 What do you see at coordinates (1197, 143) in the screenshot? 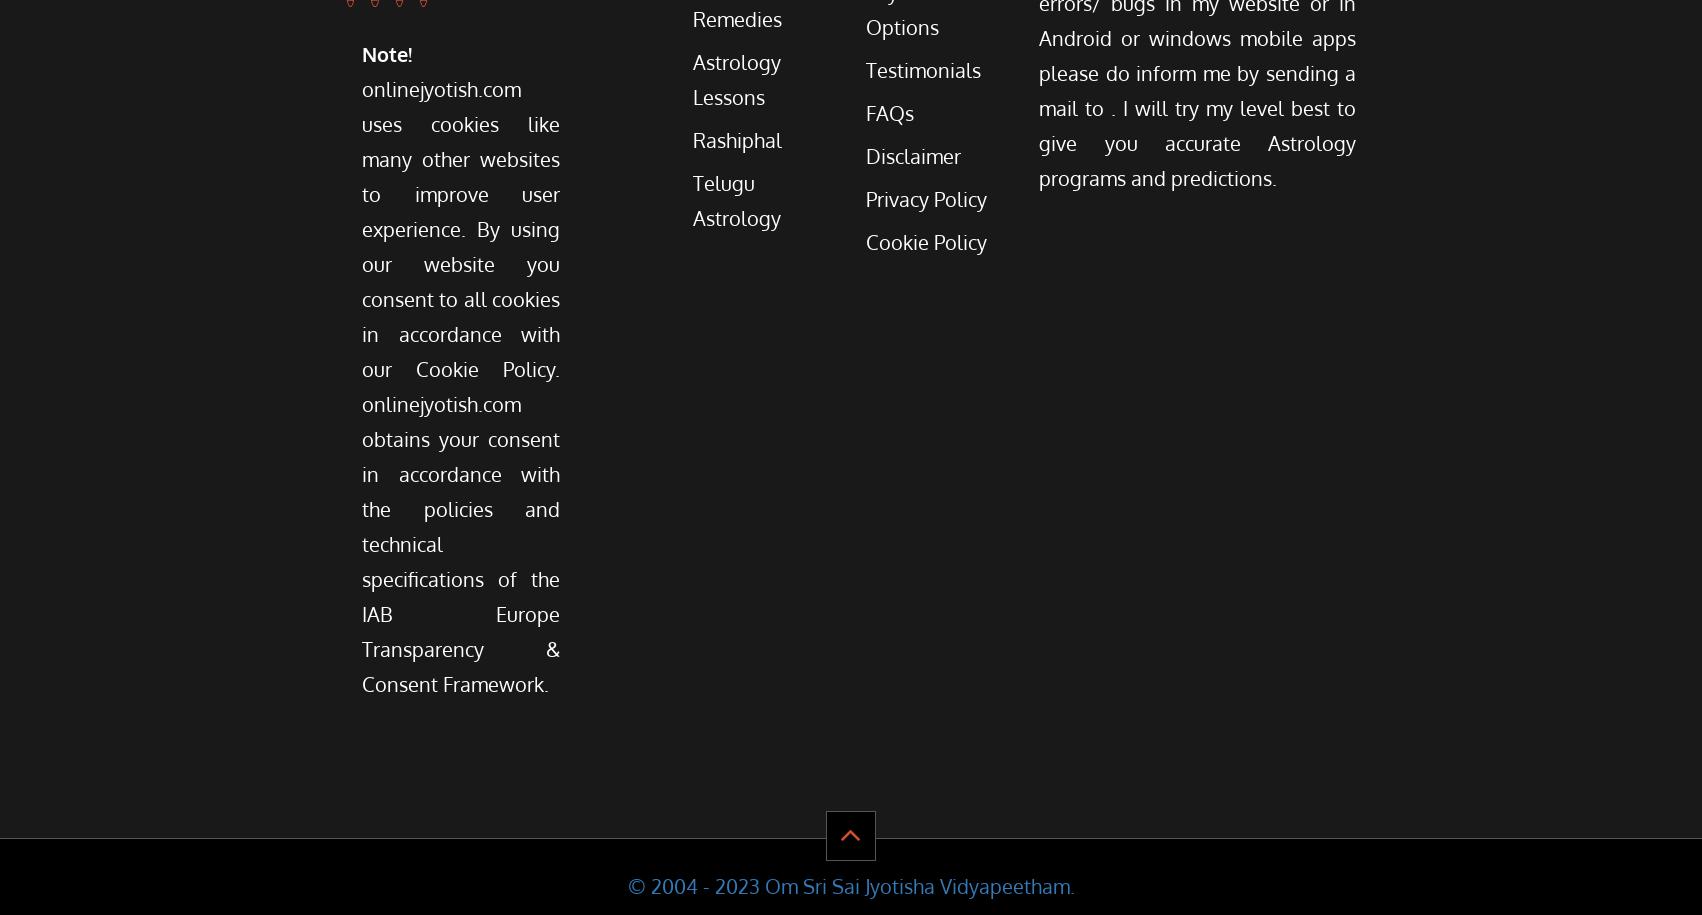
I see `'. I will try my level best to give you accurate Astrology programs and predictions.'` at bounding box center [1197, 143].